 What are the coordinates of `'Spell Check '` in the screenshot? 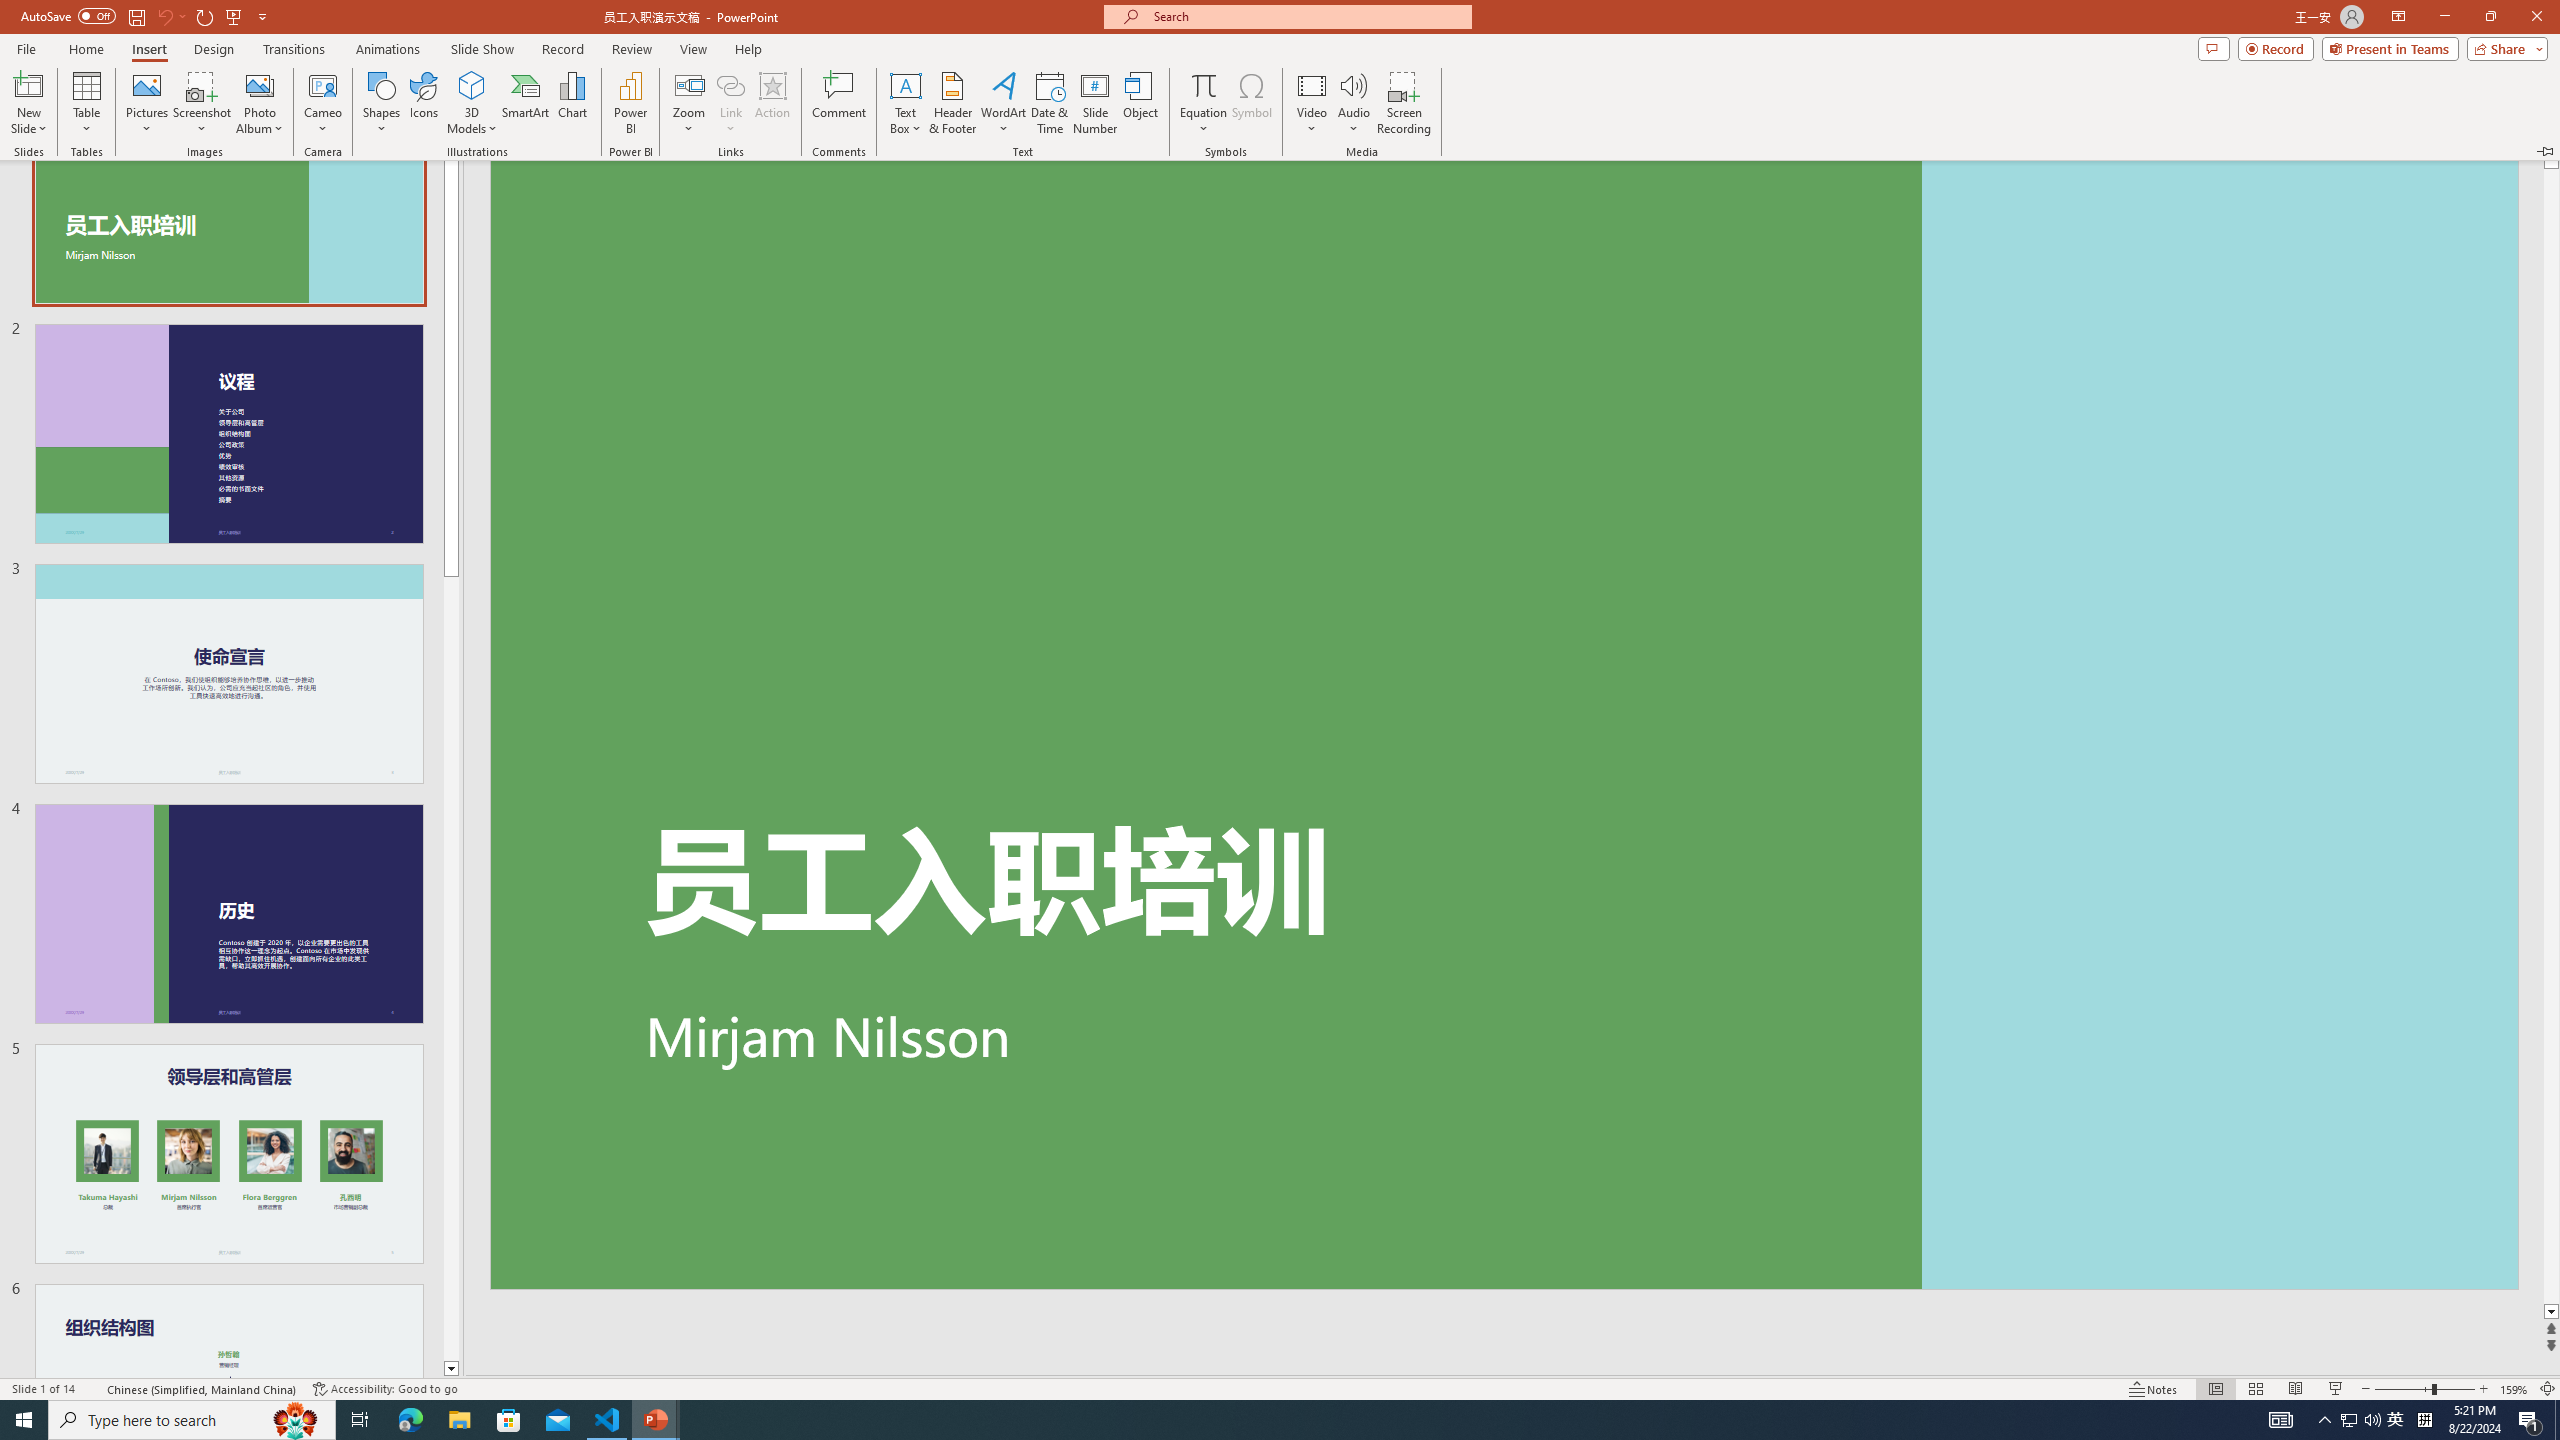 It's located at (93, 1389).